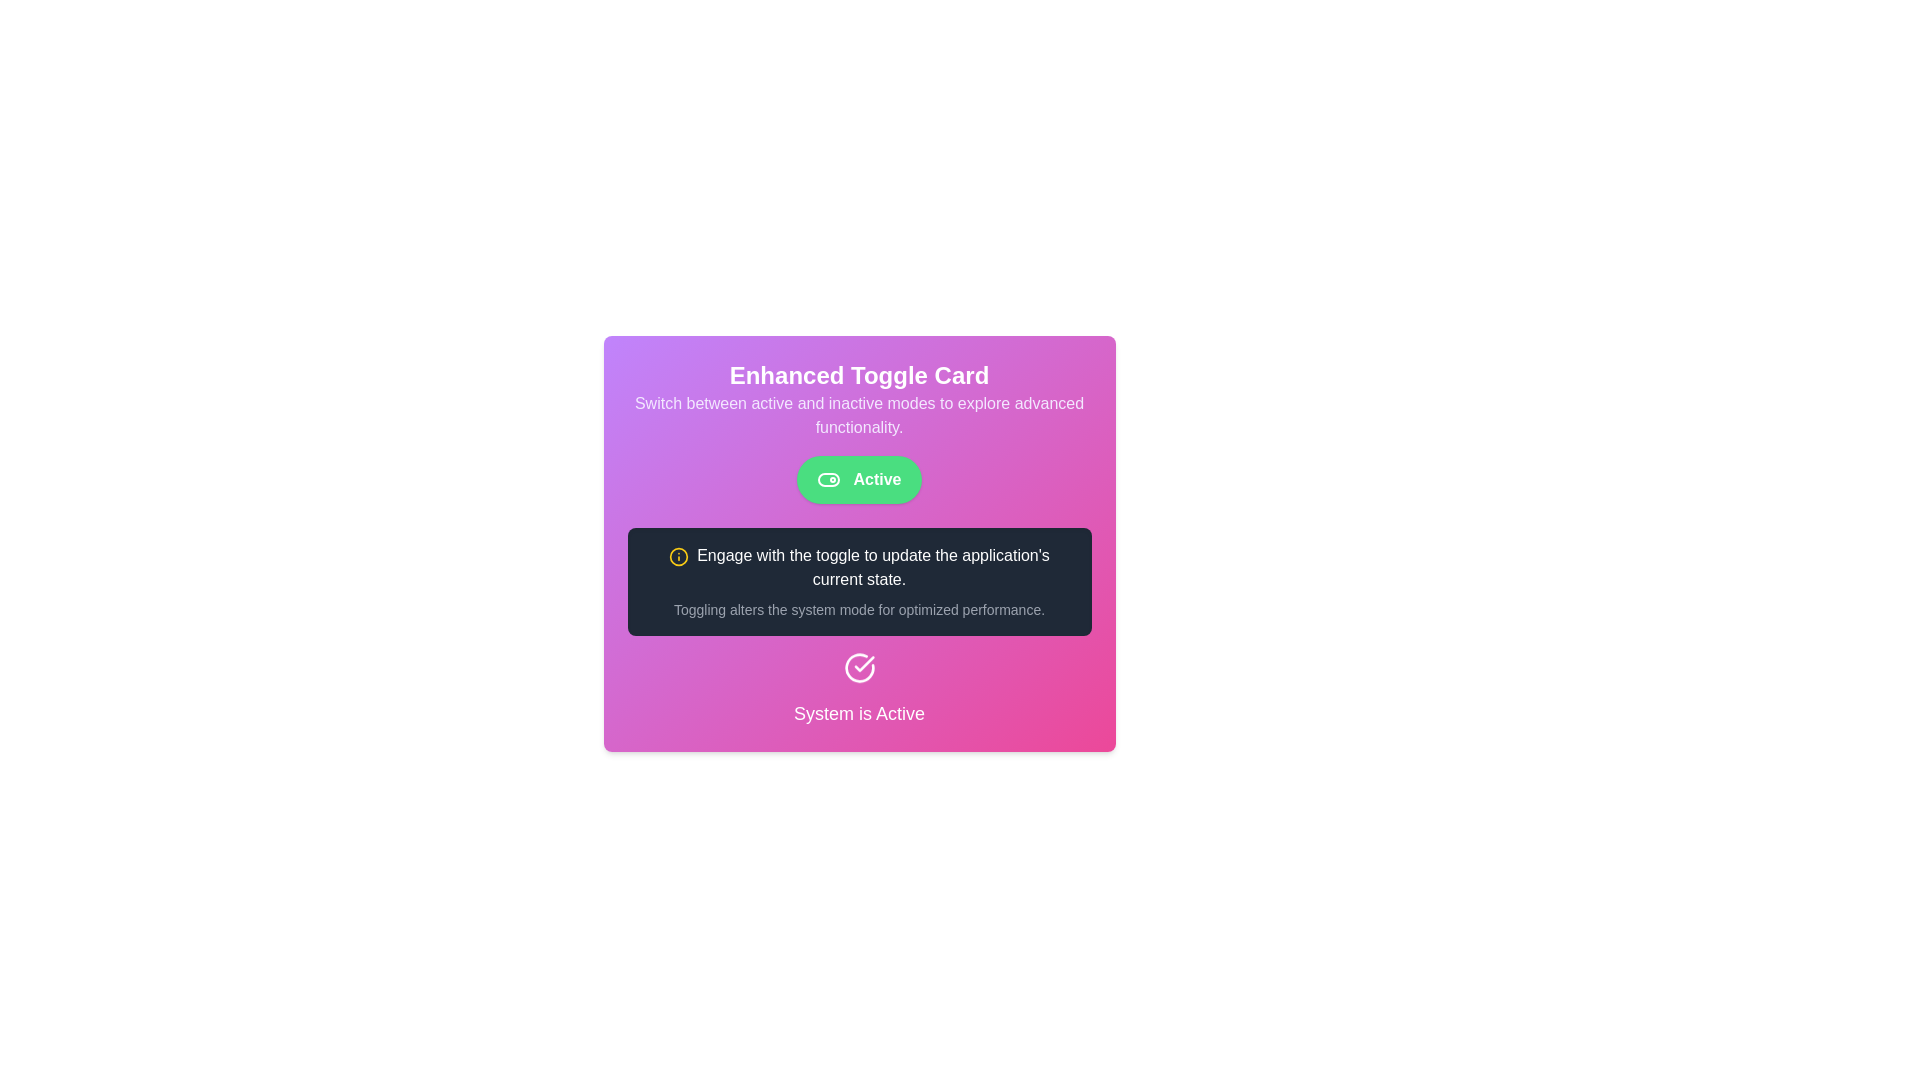  What do you see at coordinates (859, 400) in the screenshot?
I see `text content of the header and introductory description located above the toggle button labeled 'Active' in the toggle card` at bounding box center [859, 400].